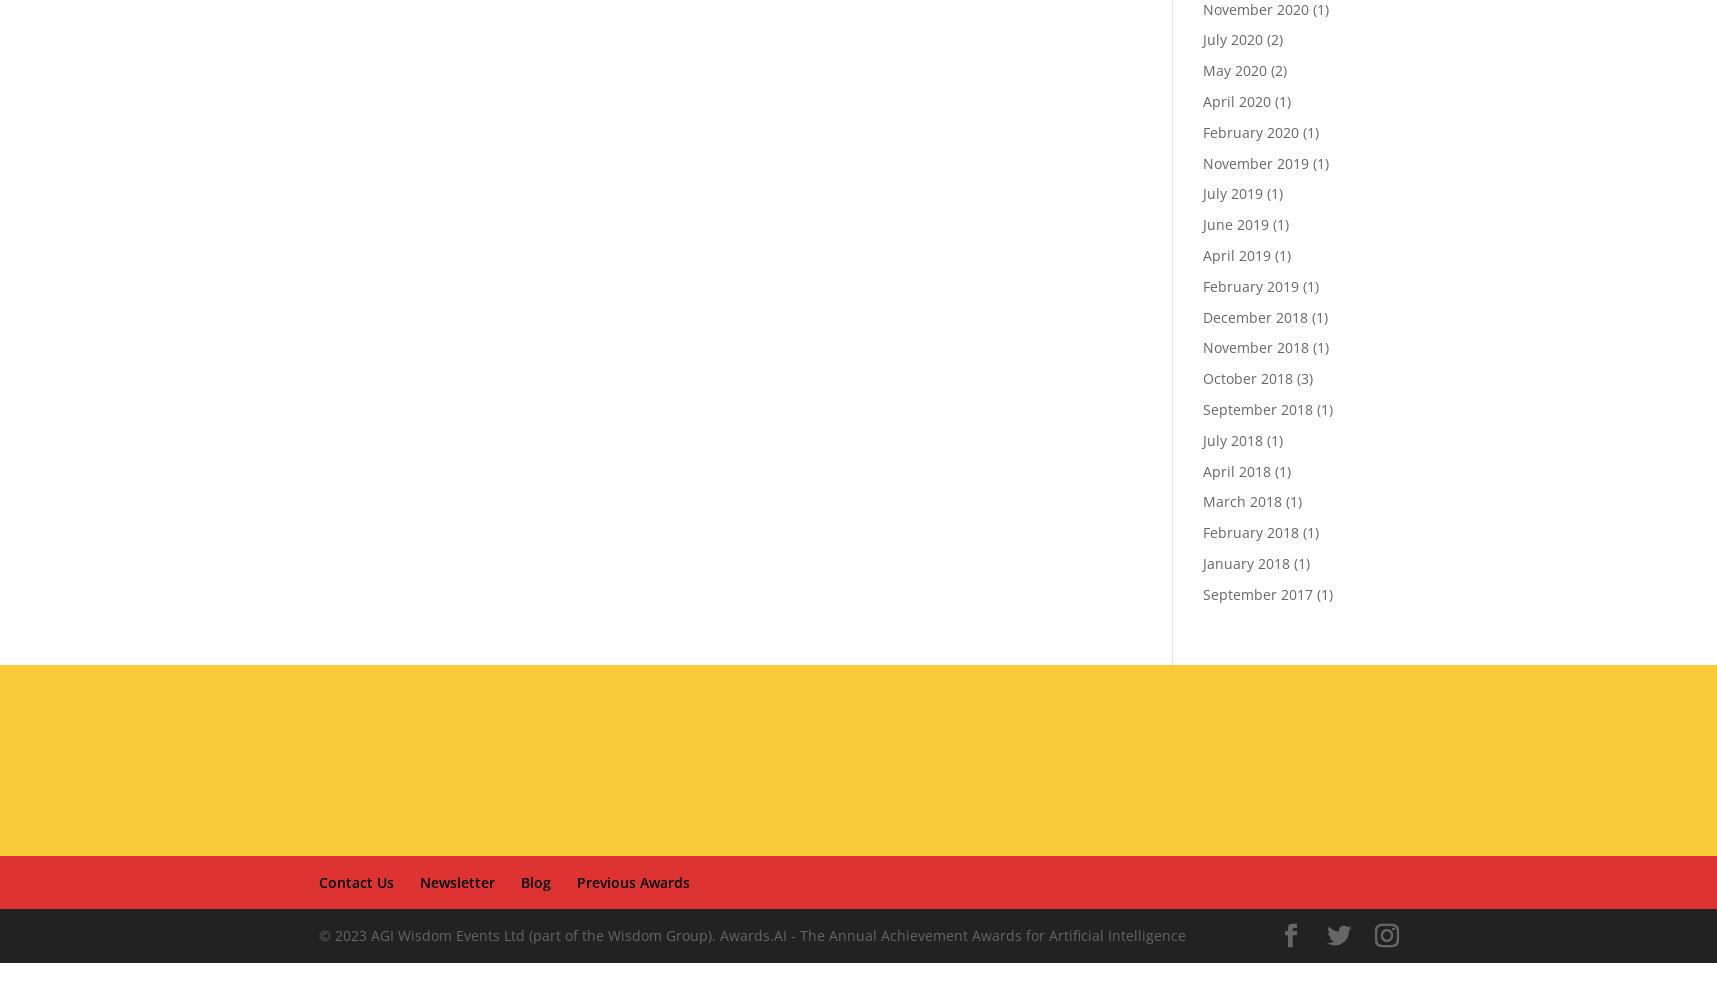  What do you see at coordinates (1234, 69) in the screenshot?
I see `'May 2020'` at bounding box center [1234, 69].